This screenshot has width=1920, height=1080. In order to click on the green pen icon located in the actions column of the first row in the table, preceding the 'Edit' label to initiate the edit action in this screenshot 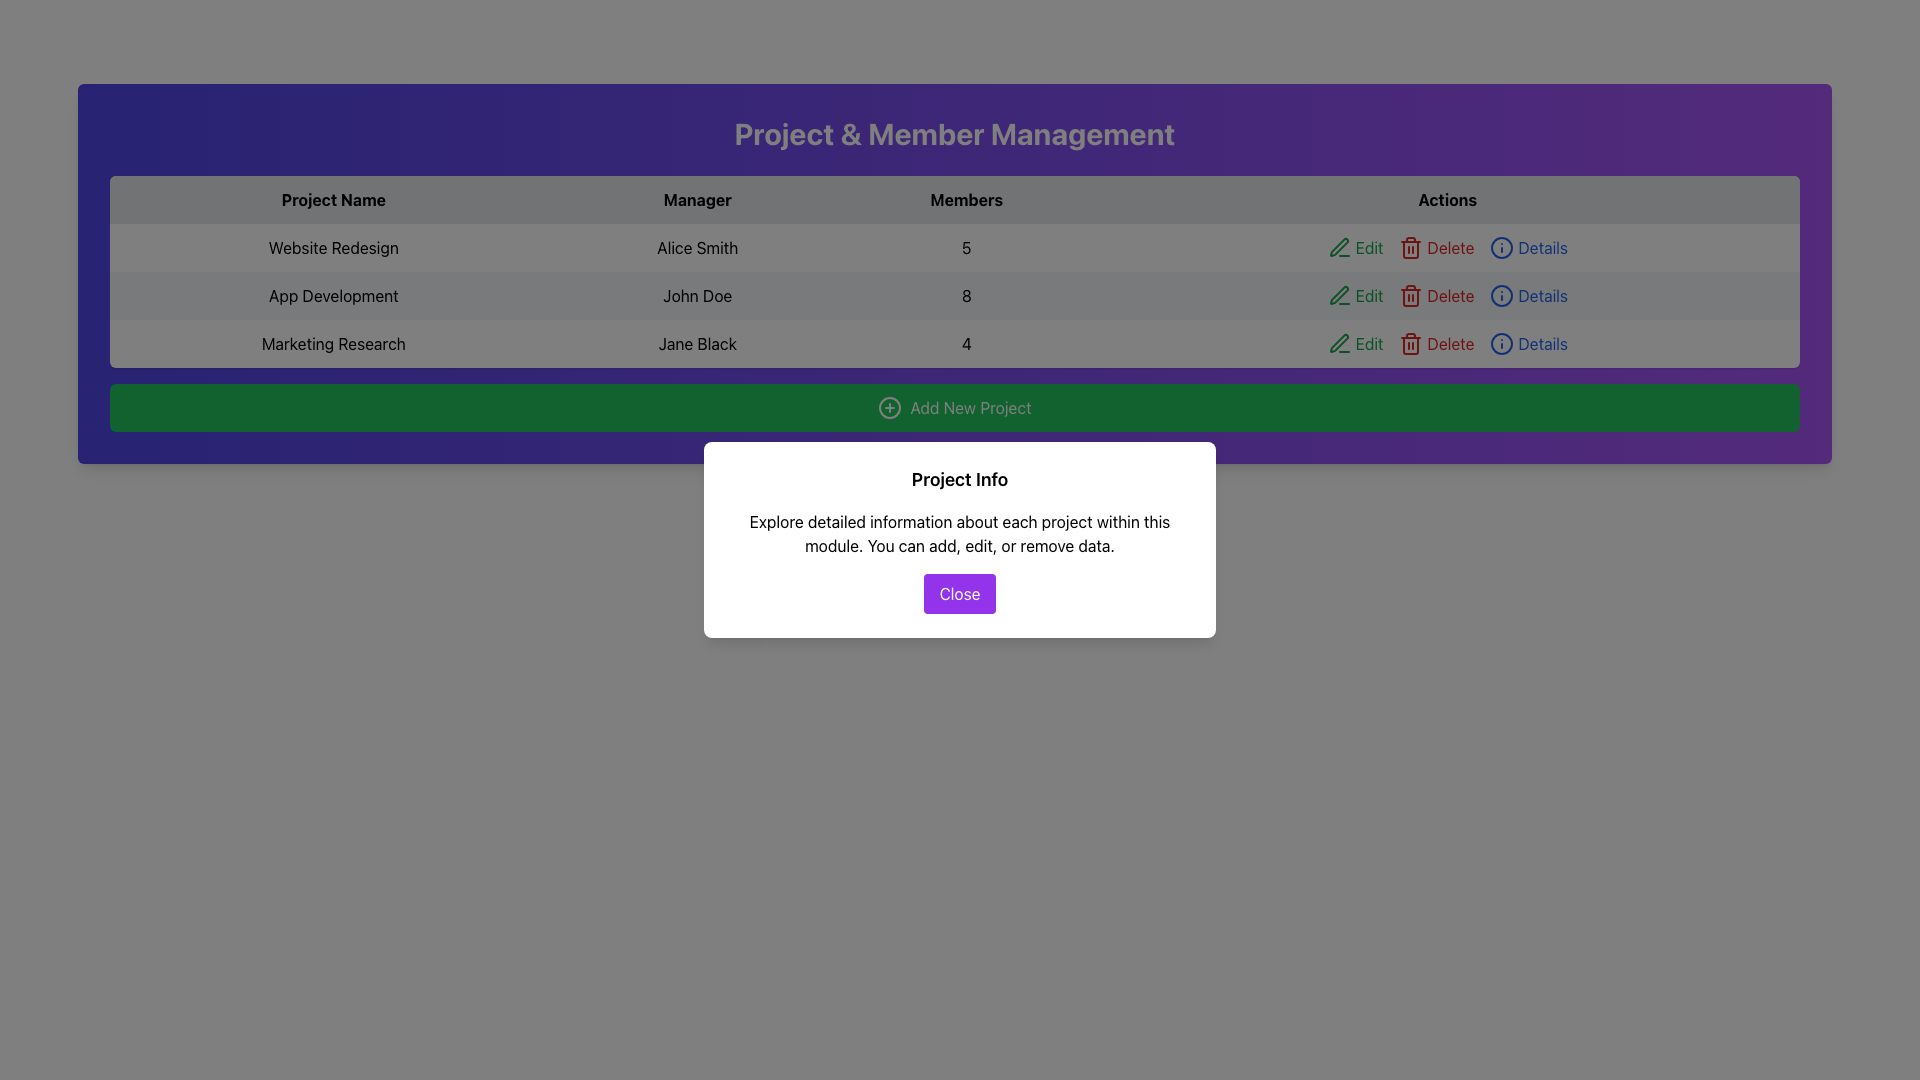, I will do `click(1339, 246)`.